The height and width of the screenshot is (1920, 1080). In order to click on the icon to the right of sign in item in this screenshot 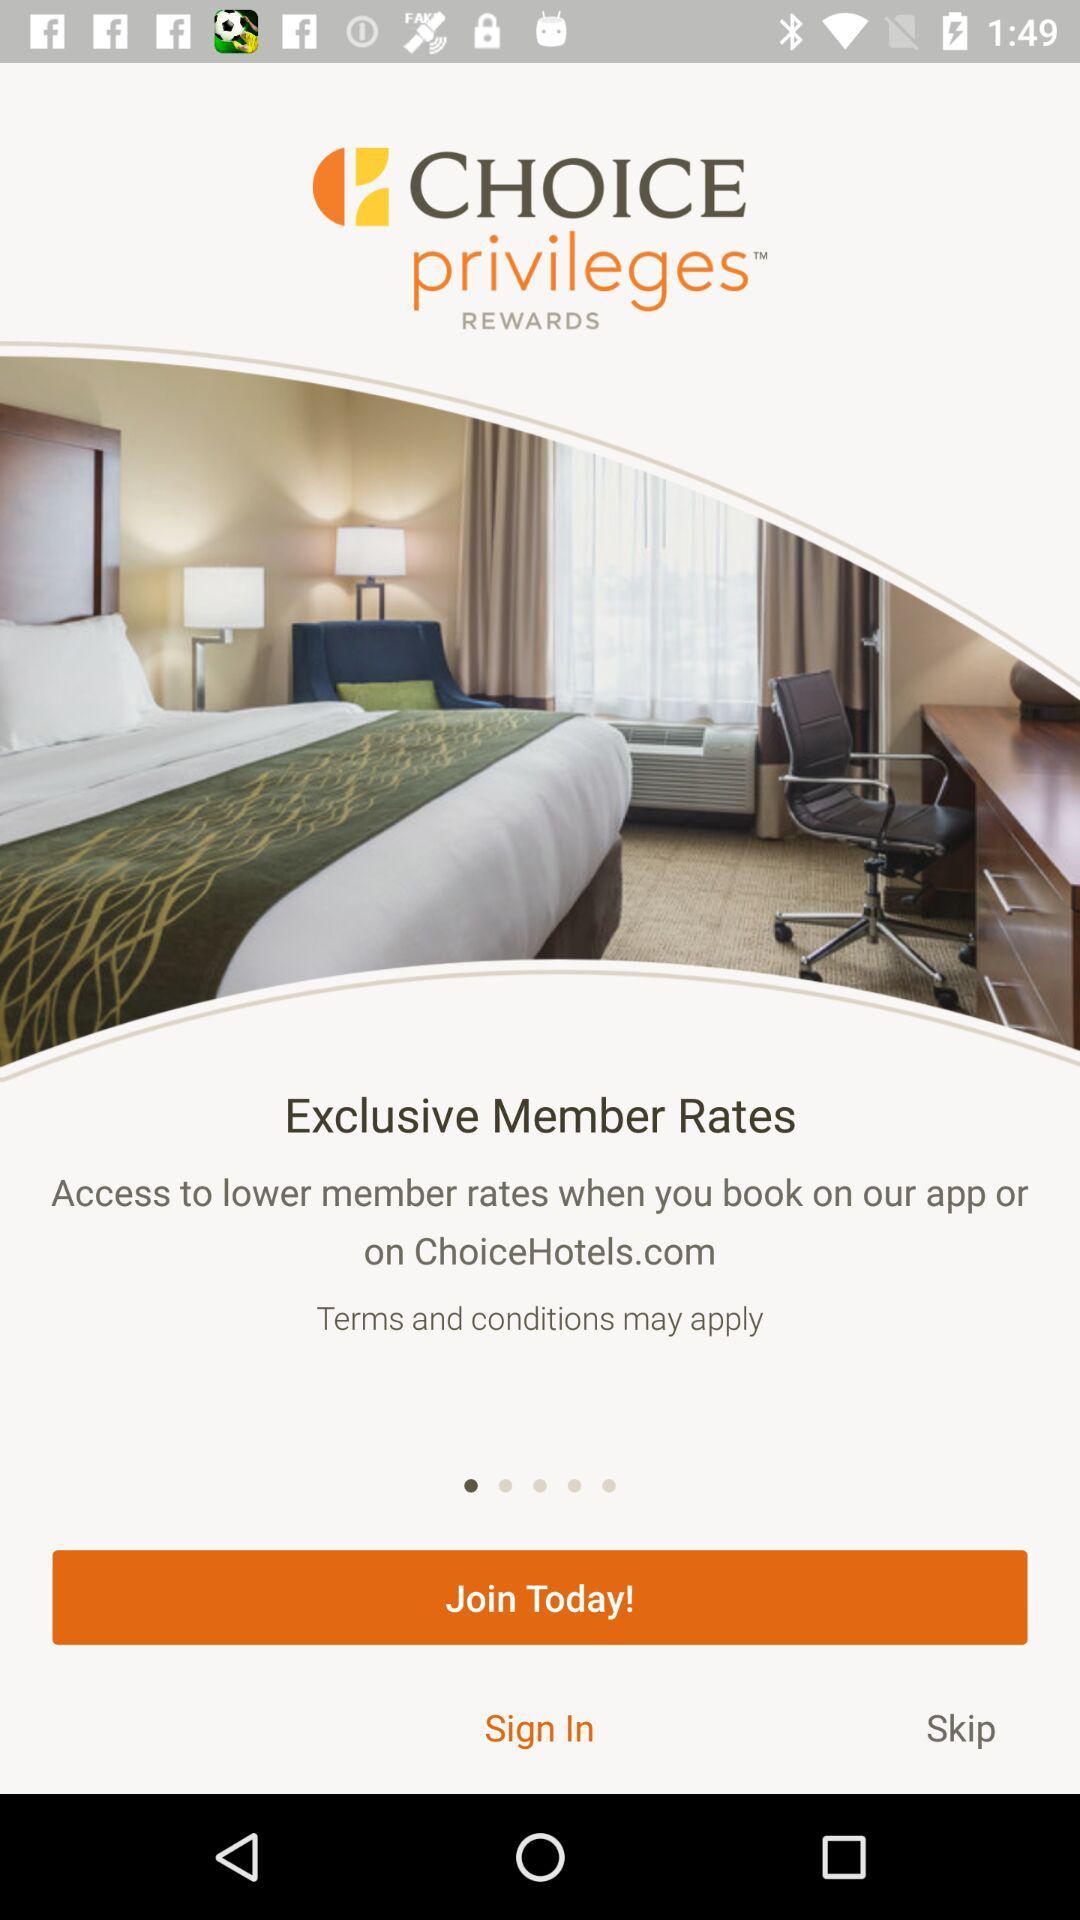, I will do `click(960, 1726)`.